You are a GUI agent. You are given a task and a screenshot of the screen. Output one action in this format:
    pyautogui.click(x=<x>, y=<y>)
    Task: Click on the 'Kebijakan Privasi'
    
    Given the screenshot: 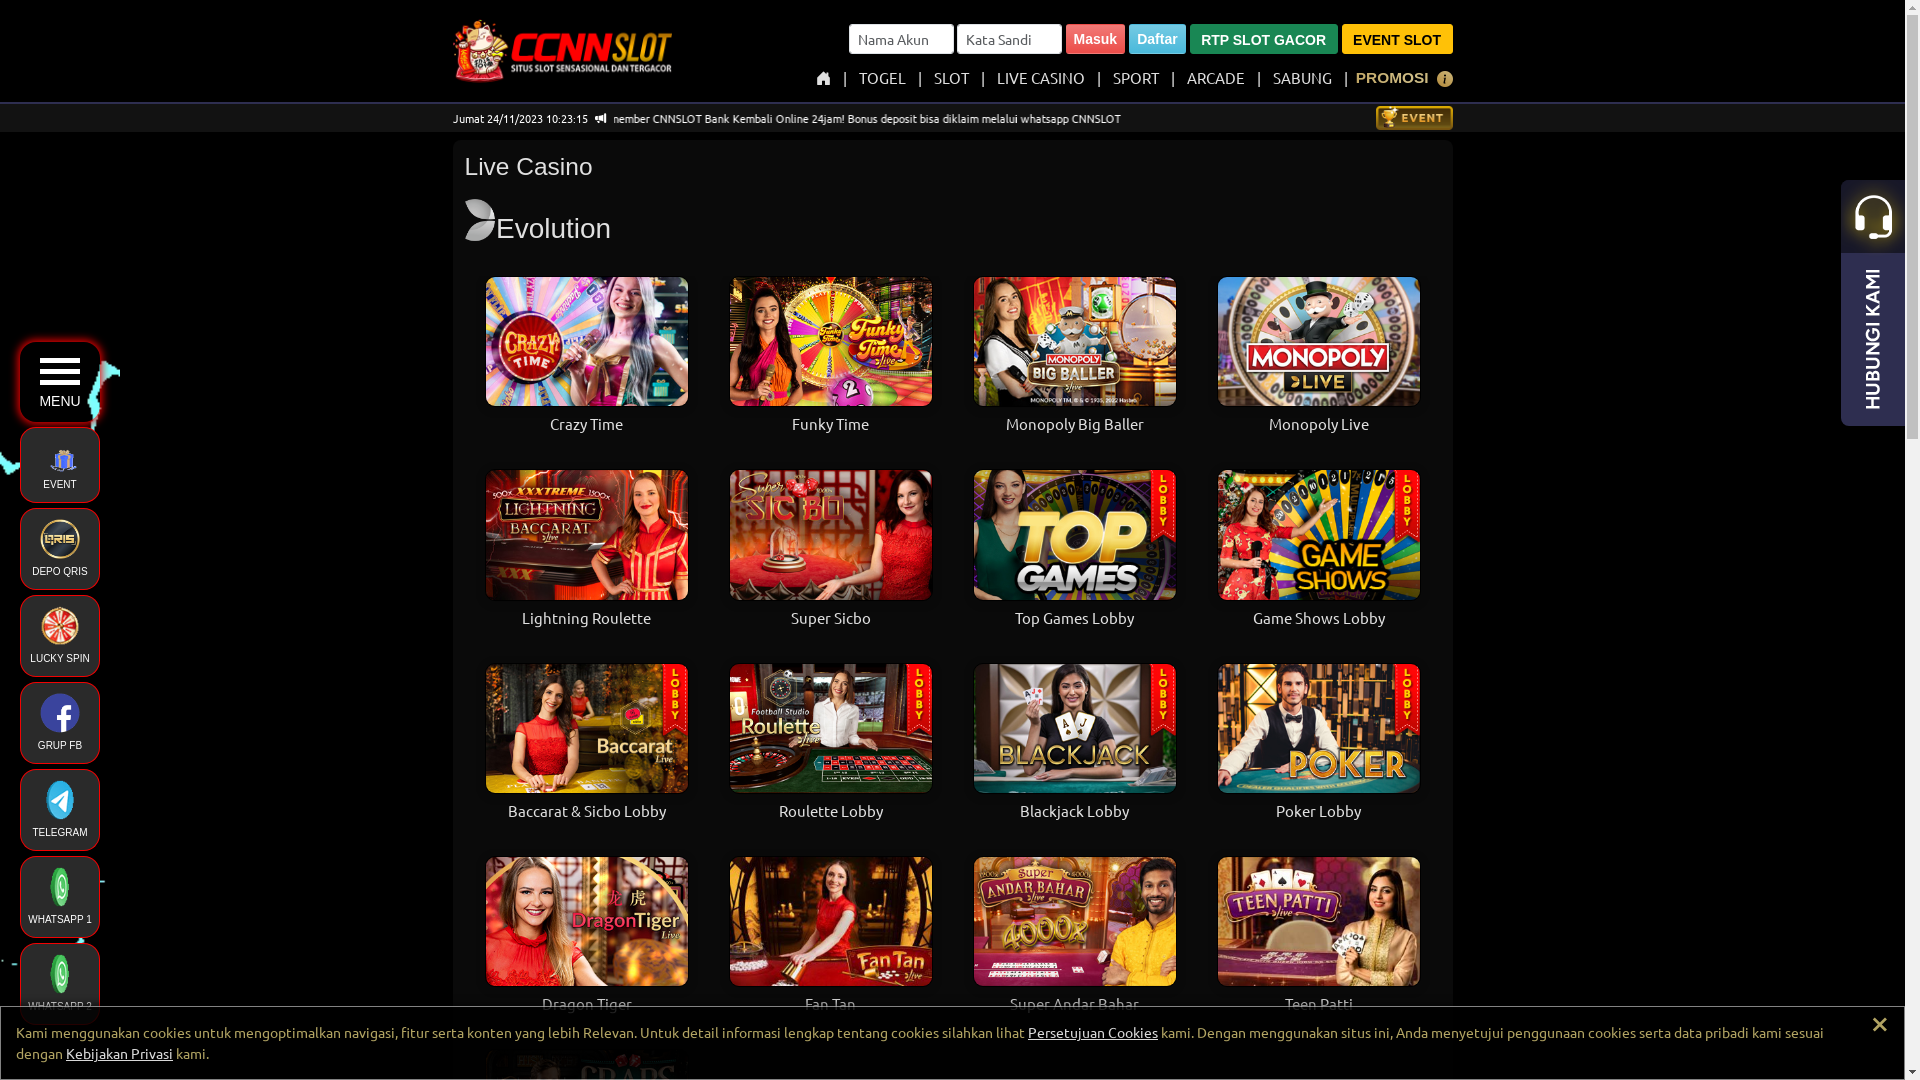 What is the action you would take?
    pyautogui.click(x=66, y=1052)
    